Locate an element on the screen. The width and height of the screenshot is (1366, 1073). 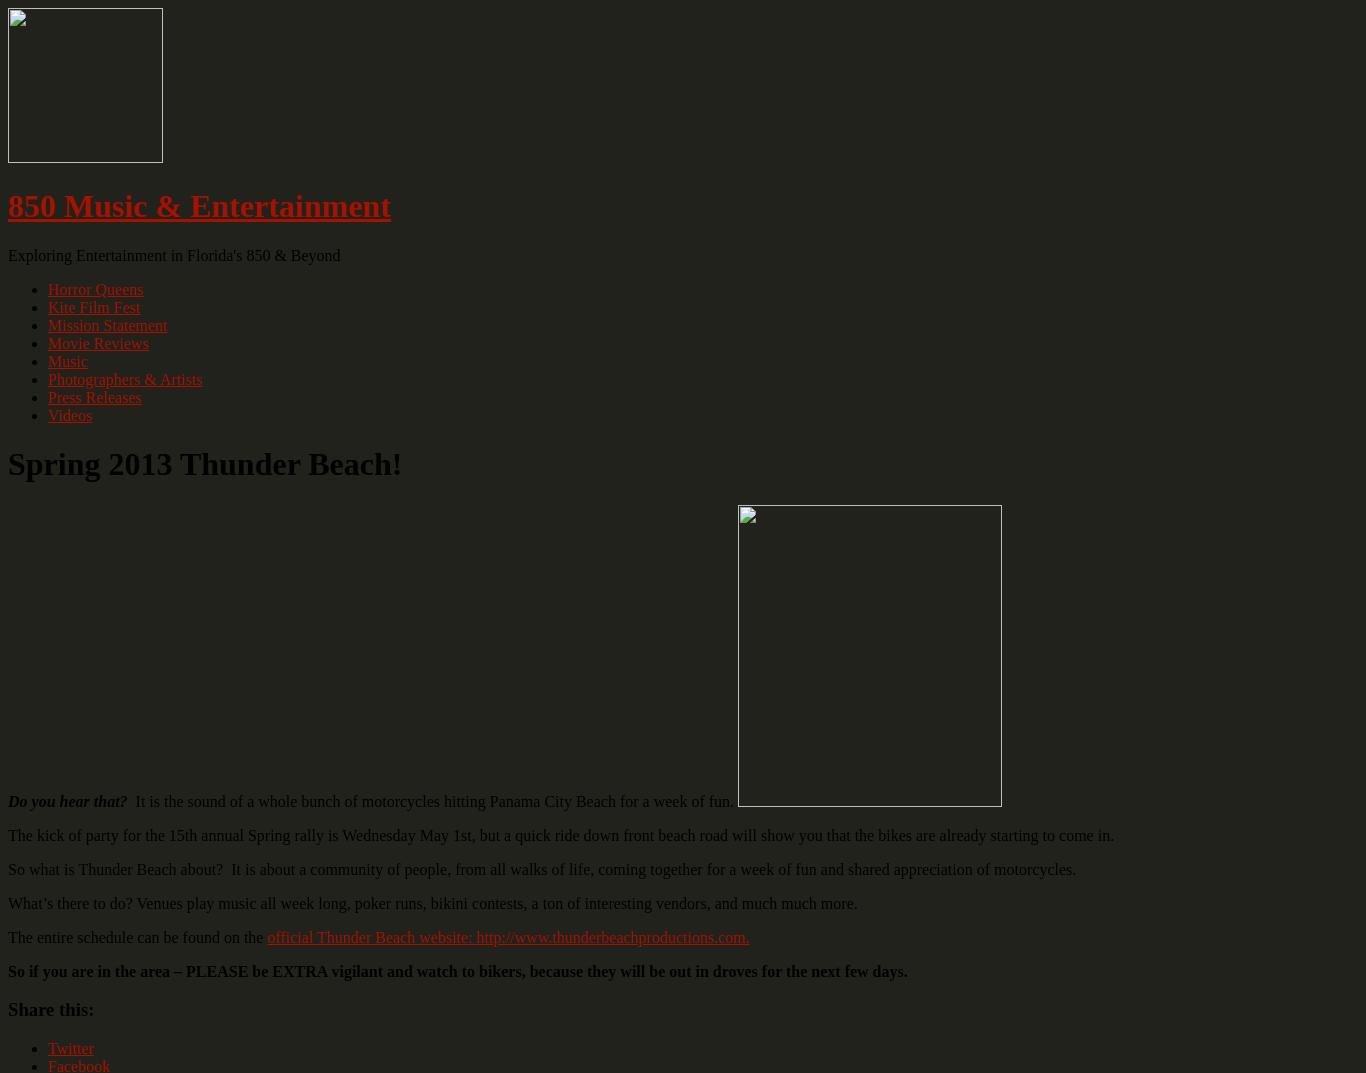
'Videos' is located at coordinates (69, 413).